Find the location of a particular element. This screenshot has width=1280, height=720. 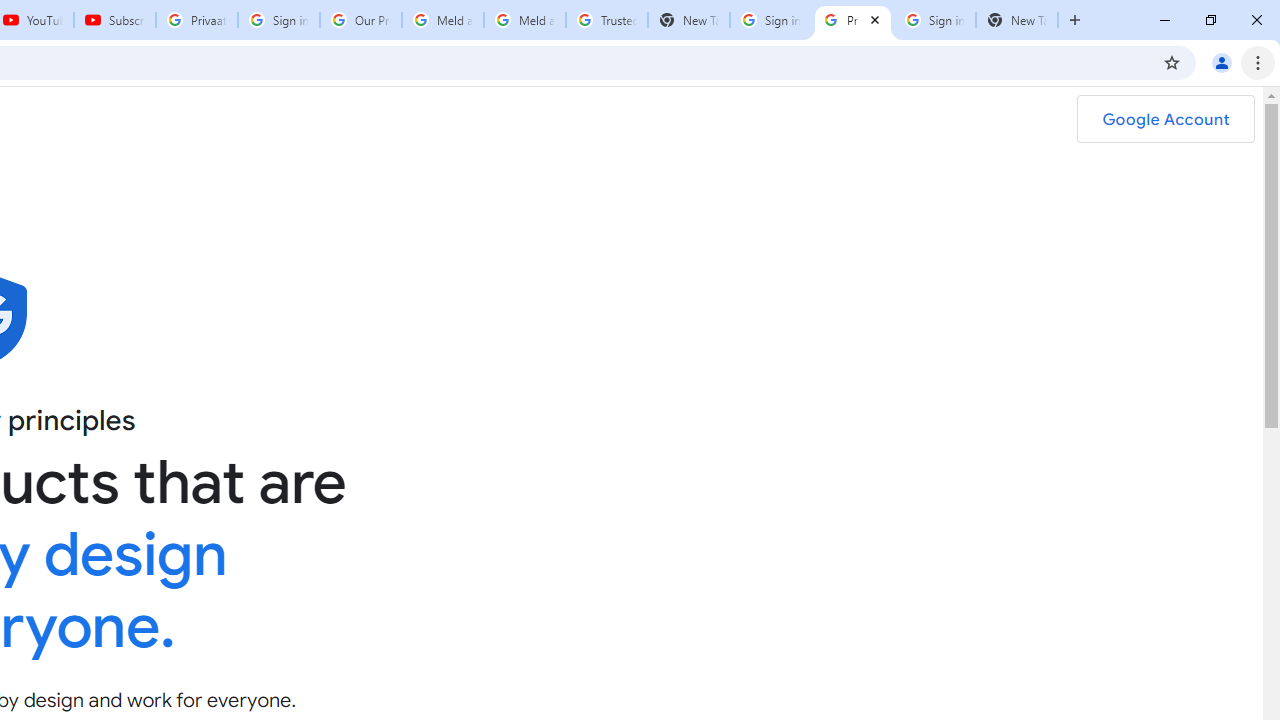

'Subscriptions - YouTube' is located at coordinates (114, 20).